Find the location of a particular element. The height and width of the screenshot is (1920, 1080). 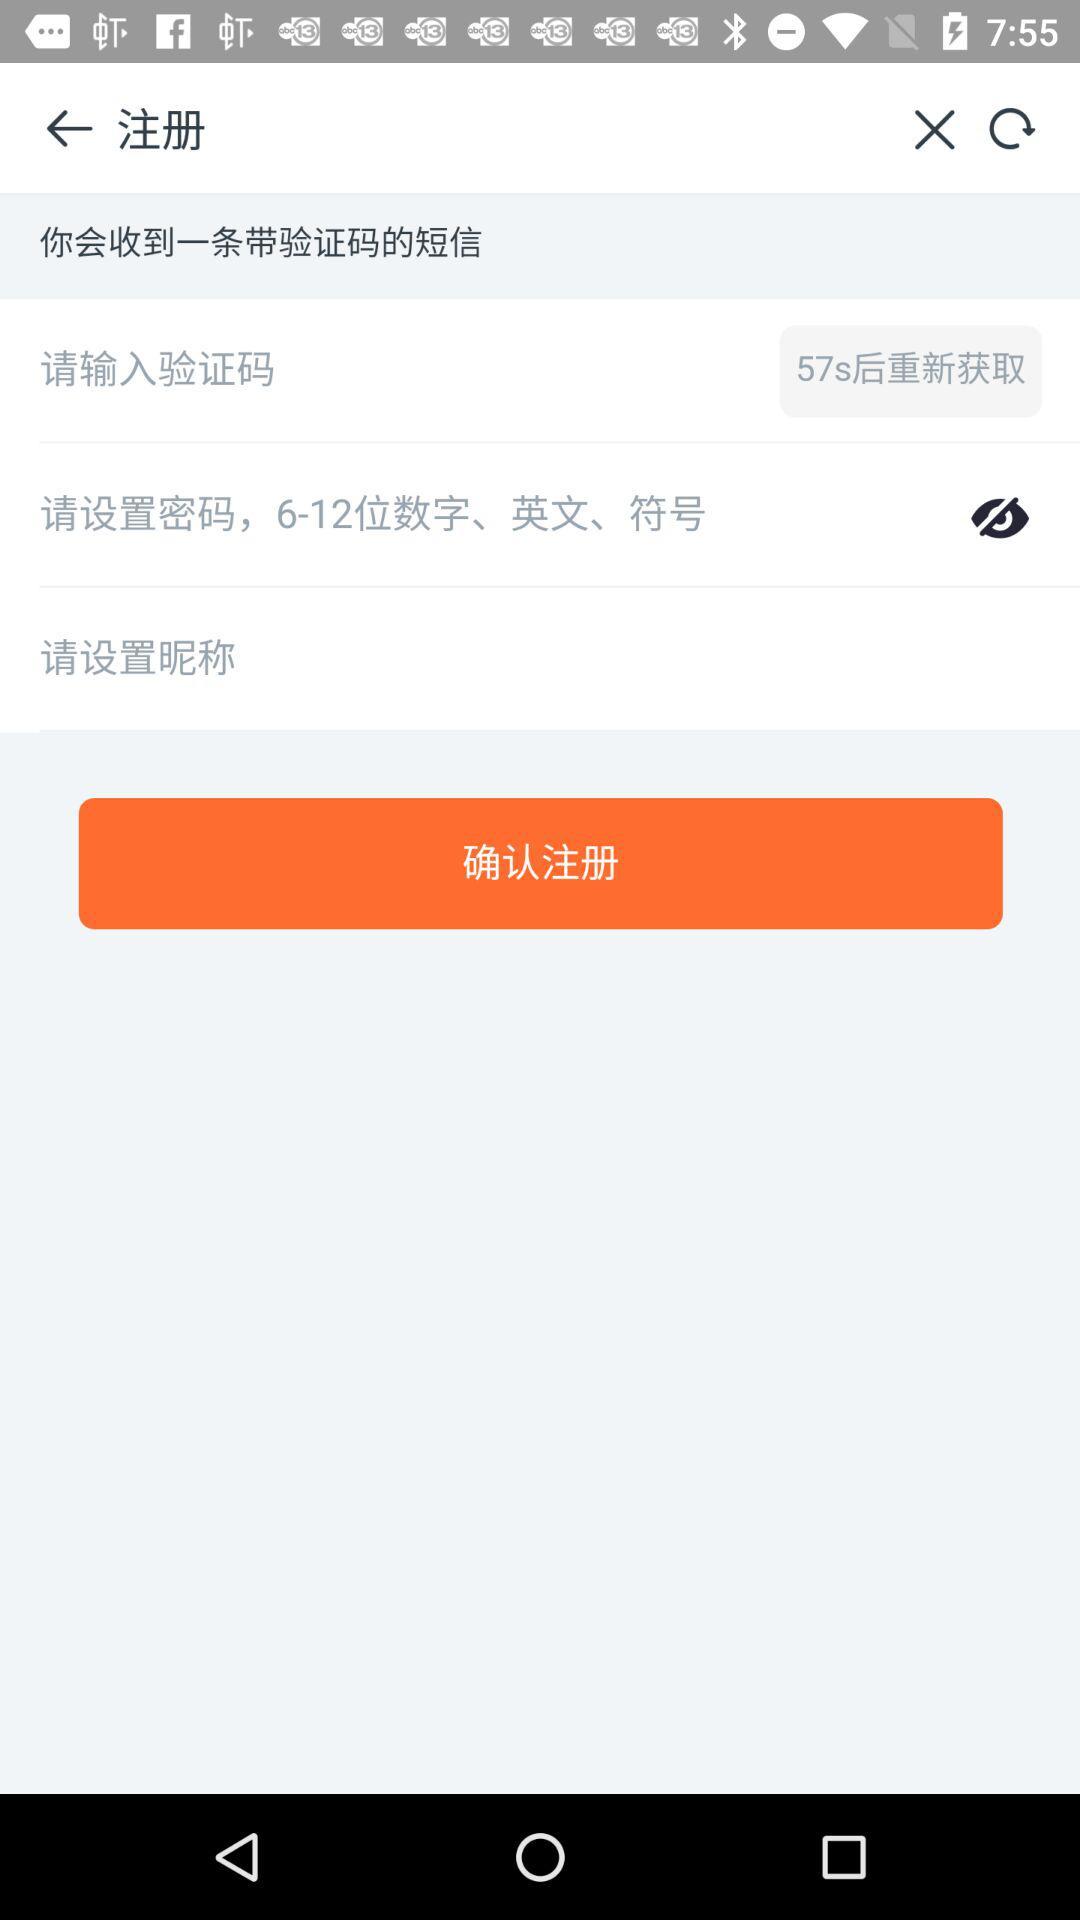

advertisement is located at coordinates (540, 994).